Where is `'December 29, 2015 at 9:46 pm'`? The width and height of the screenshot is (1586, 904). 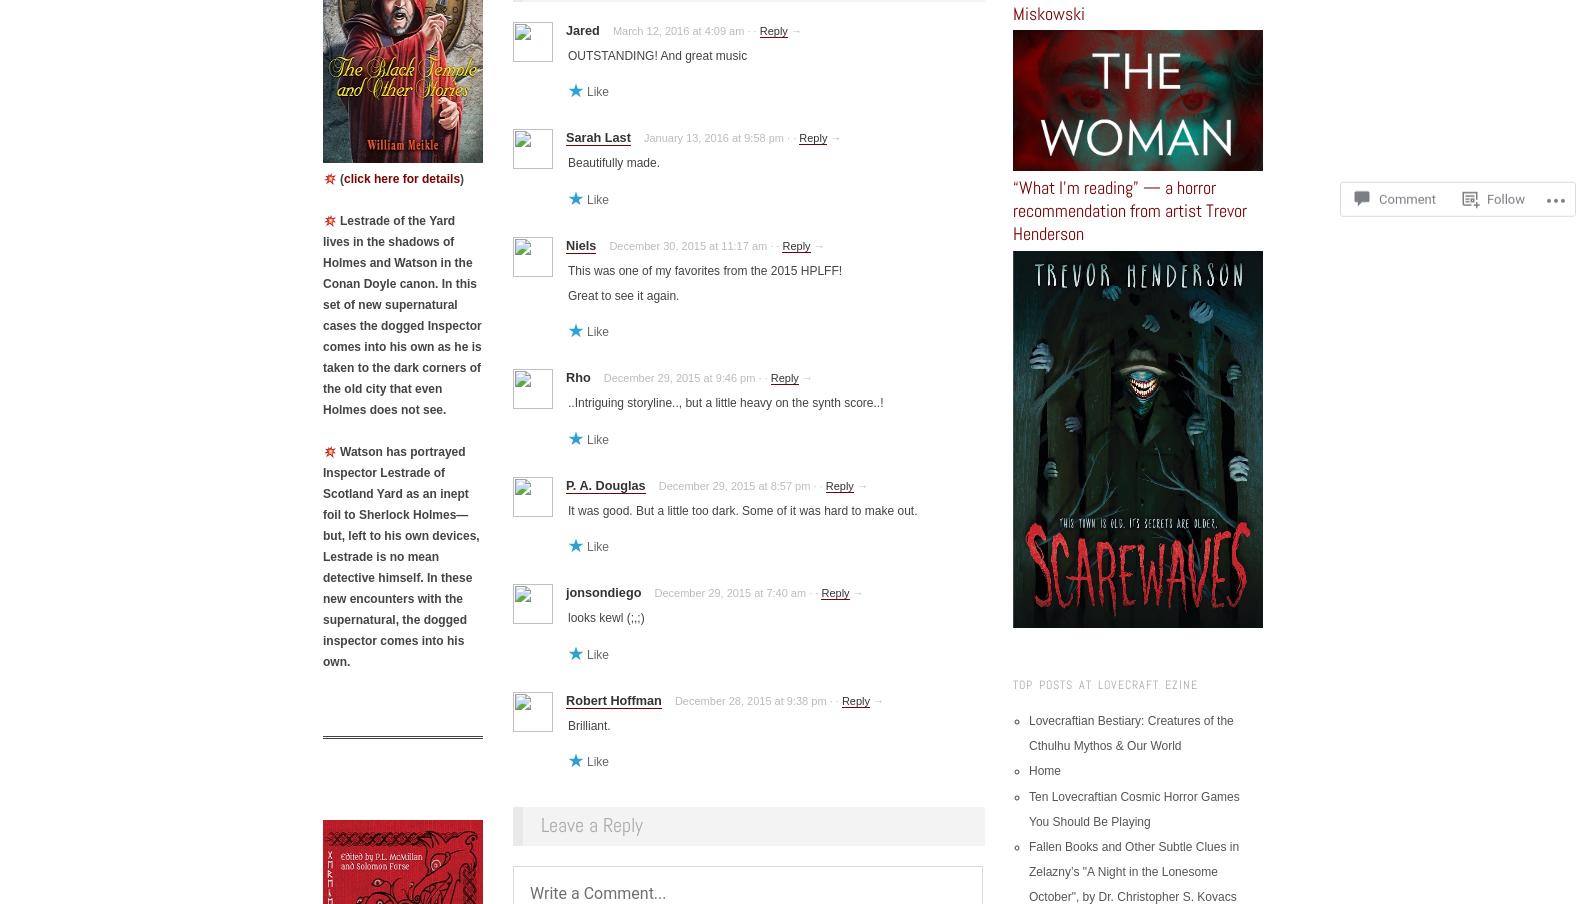
'December 29, 2015 at 9:46 pm' is located at coordinates (678, 376).